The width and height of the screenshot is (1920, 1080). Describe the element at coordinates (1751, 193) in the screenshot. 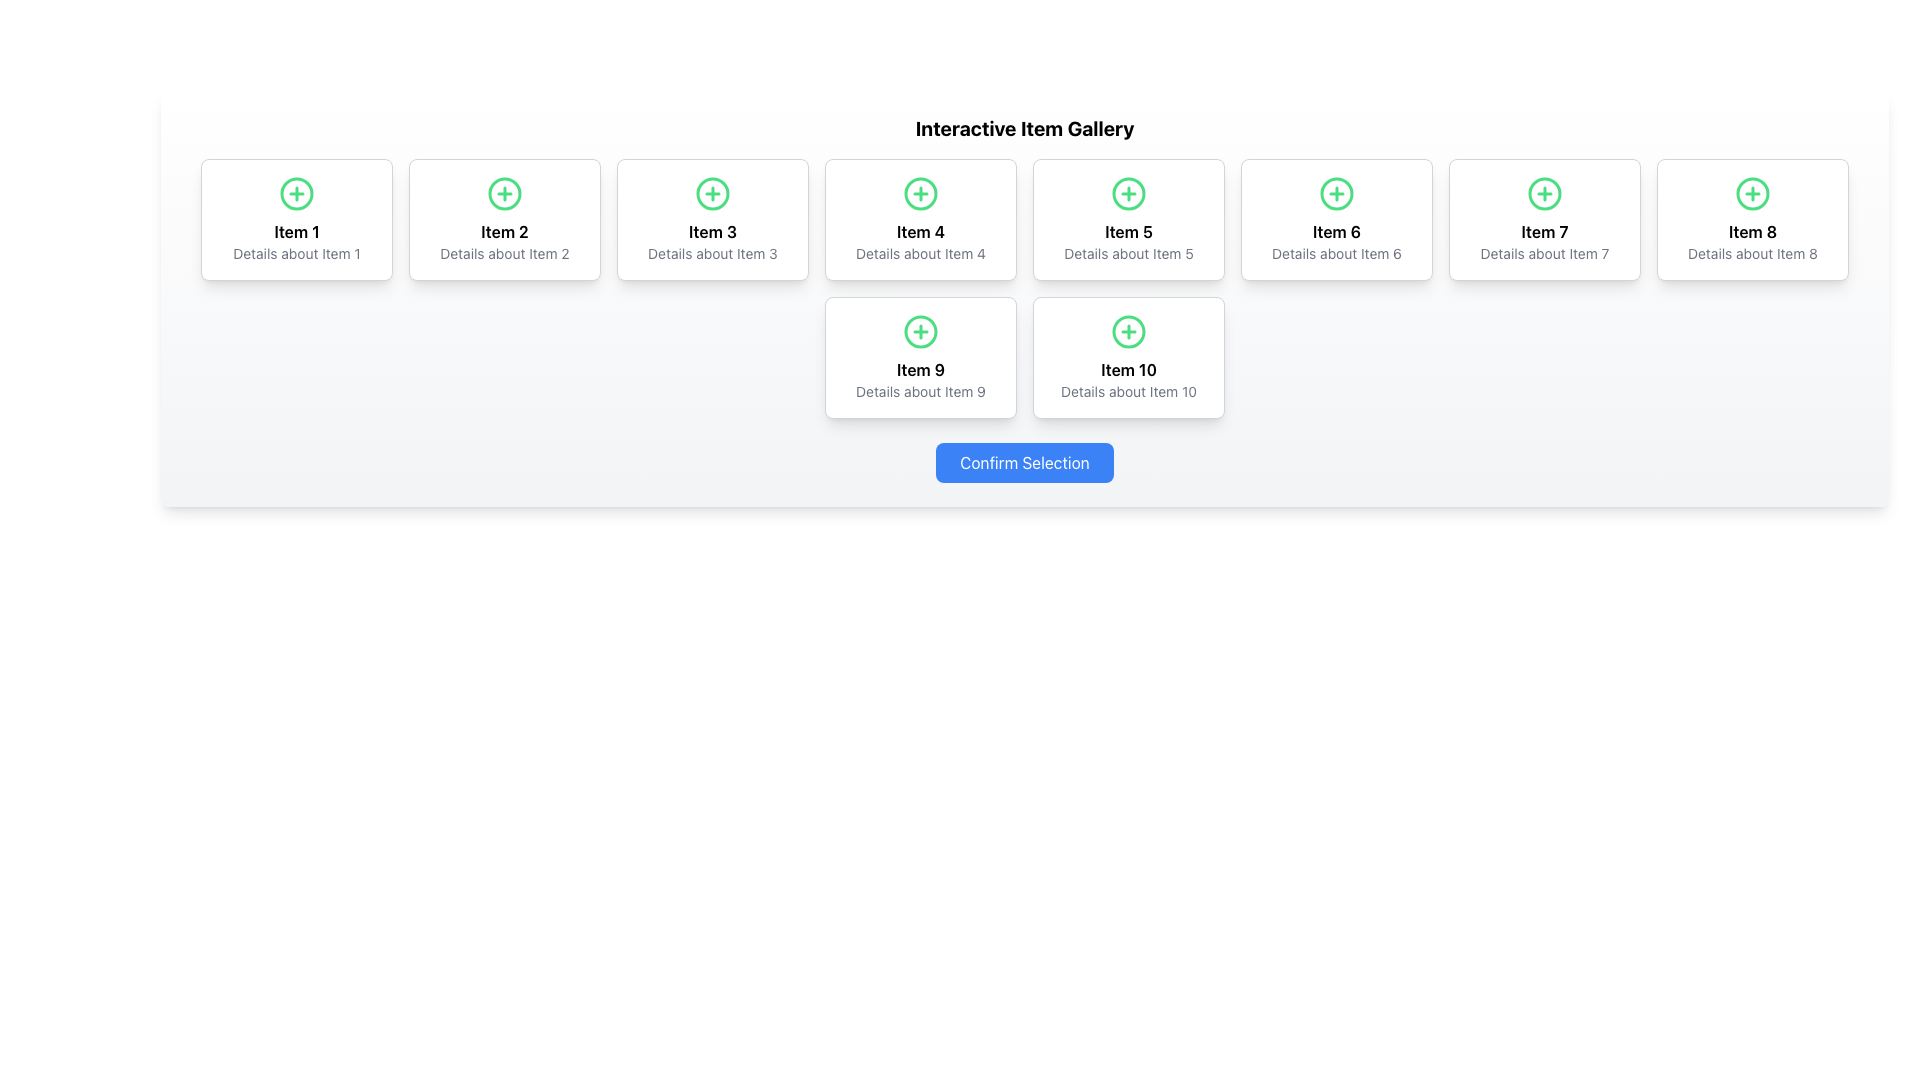

I see `the green circular button with a plus sign located above the text 'Item 8'` at that location.